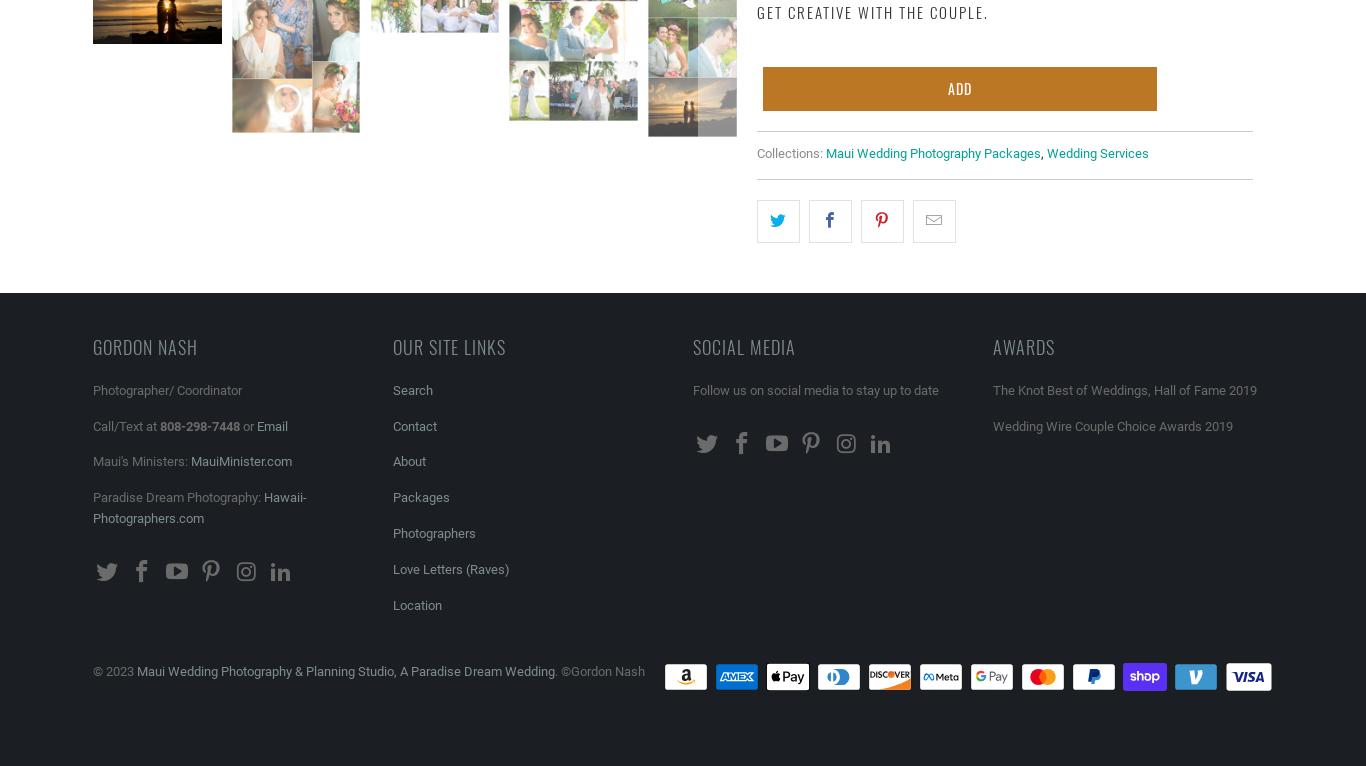 The height and width of the screenshot is (766, 1366). I want to click on '.
          ©Gordon Nash', so click(555, 671).